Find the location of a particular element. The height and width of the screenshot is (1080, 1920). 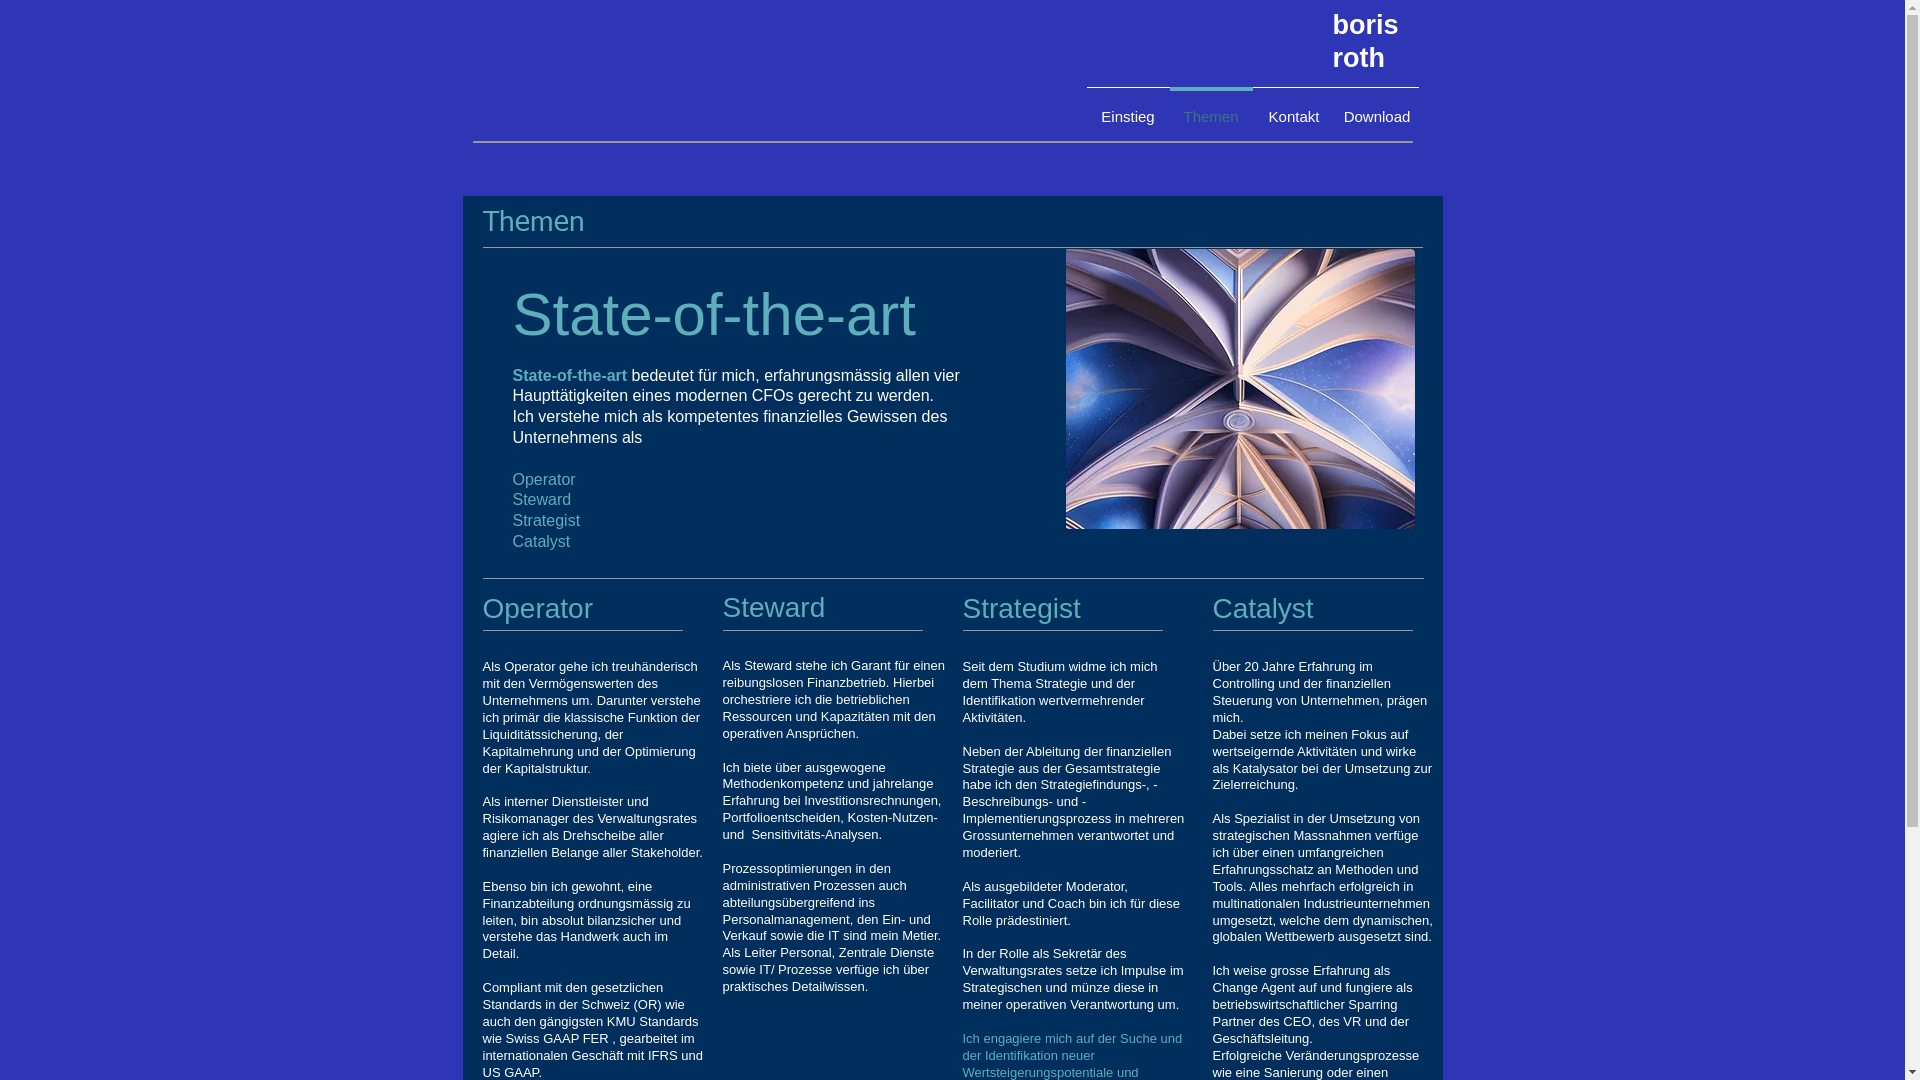

'Download' is located at coordinates (1376, 108).